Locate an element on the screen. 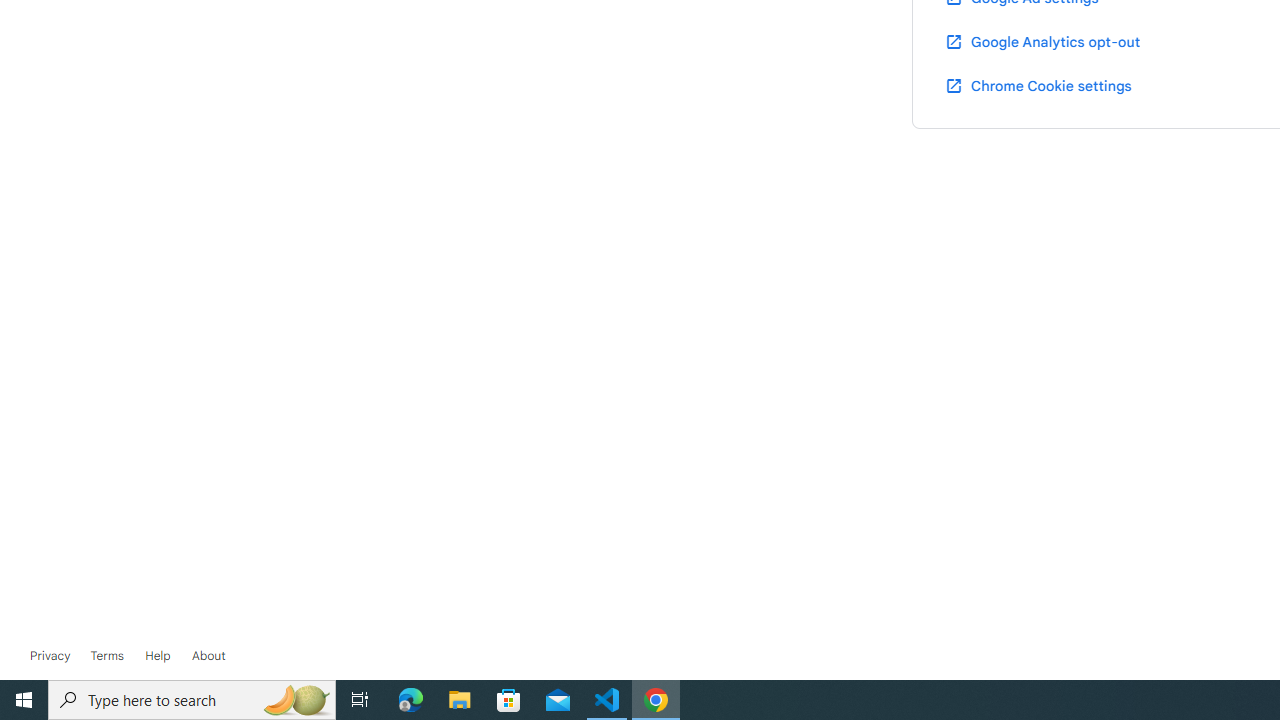  'Type here to search' is located at coordinates (192, 698).